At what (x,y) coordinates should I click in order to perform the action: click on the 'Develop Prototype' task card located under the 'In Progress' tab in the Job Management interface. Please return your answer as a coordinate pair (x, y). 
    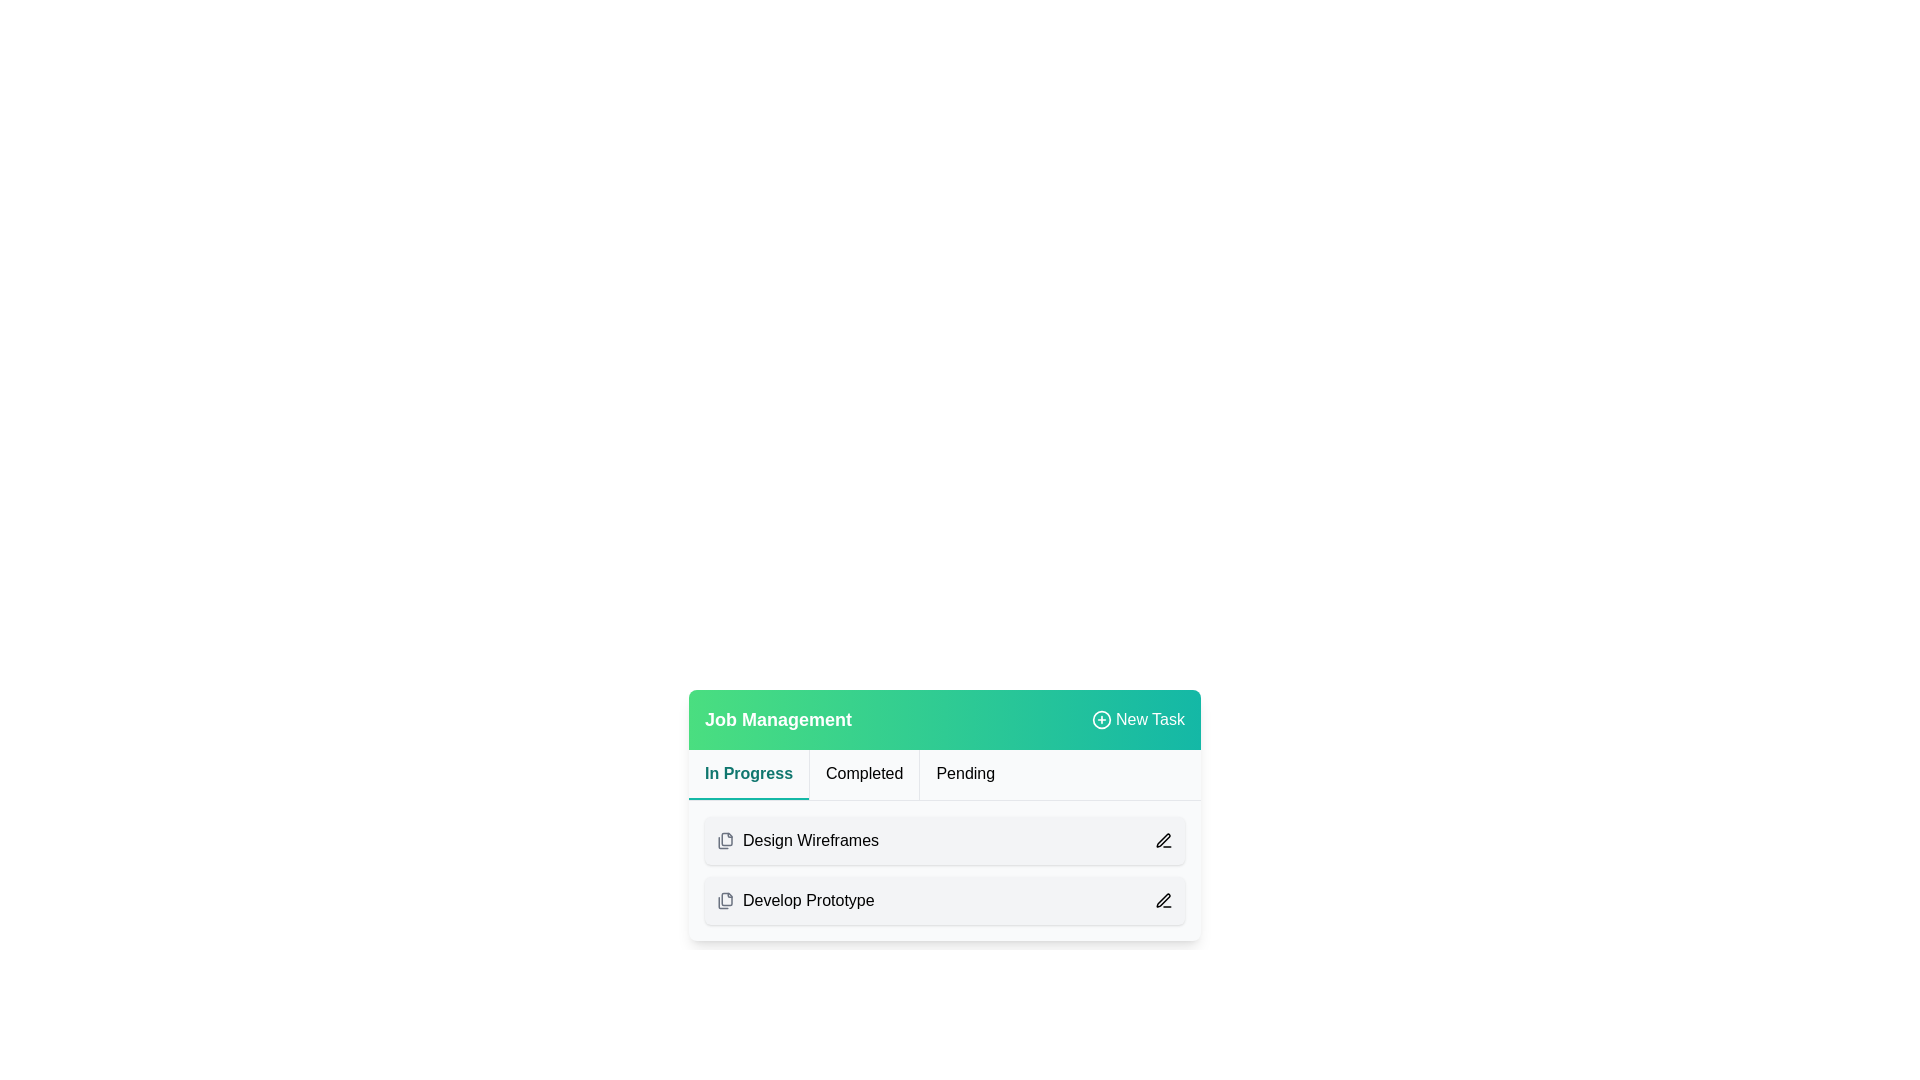
    Looking at the image, I should click on (944, 901).